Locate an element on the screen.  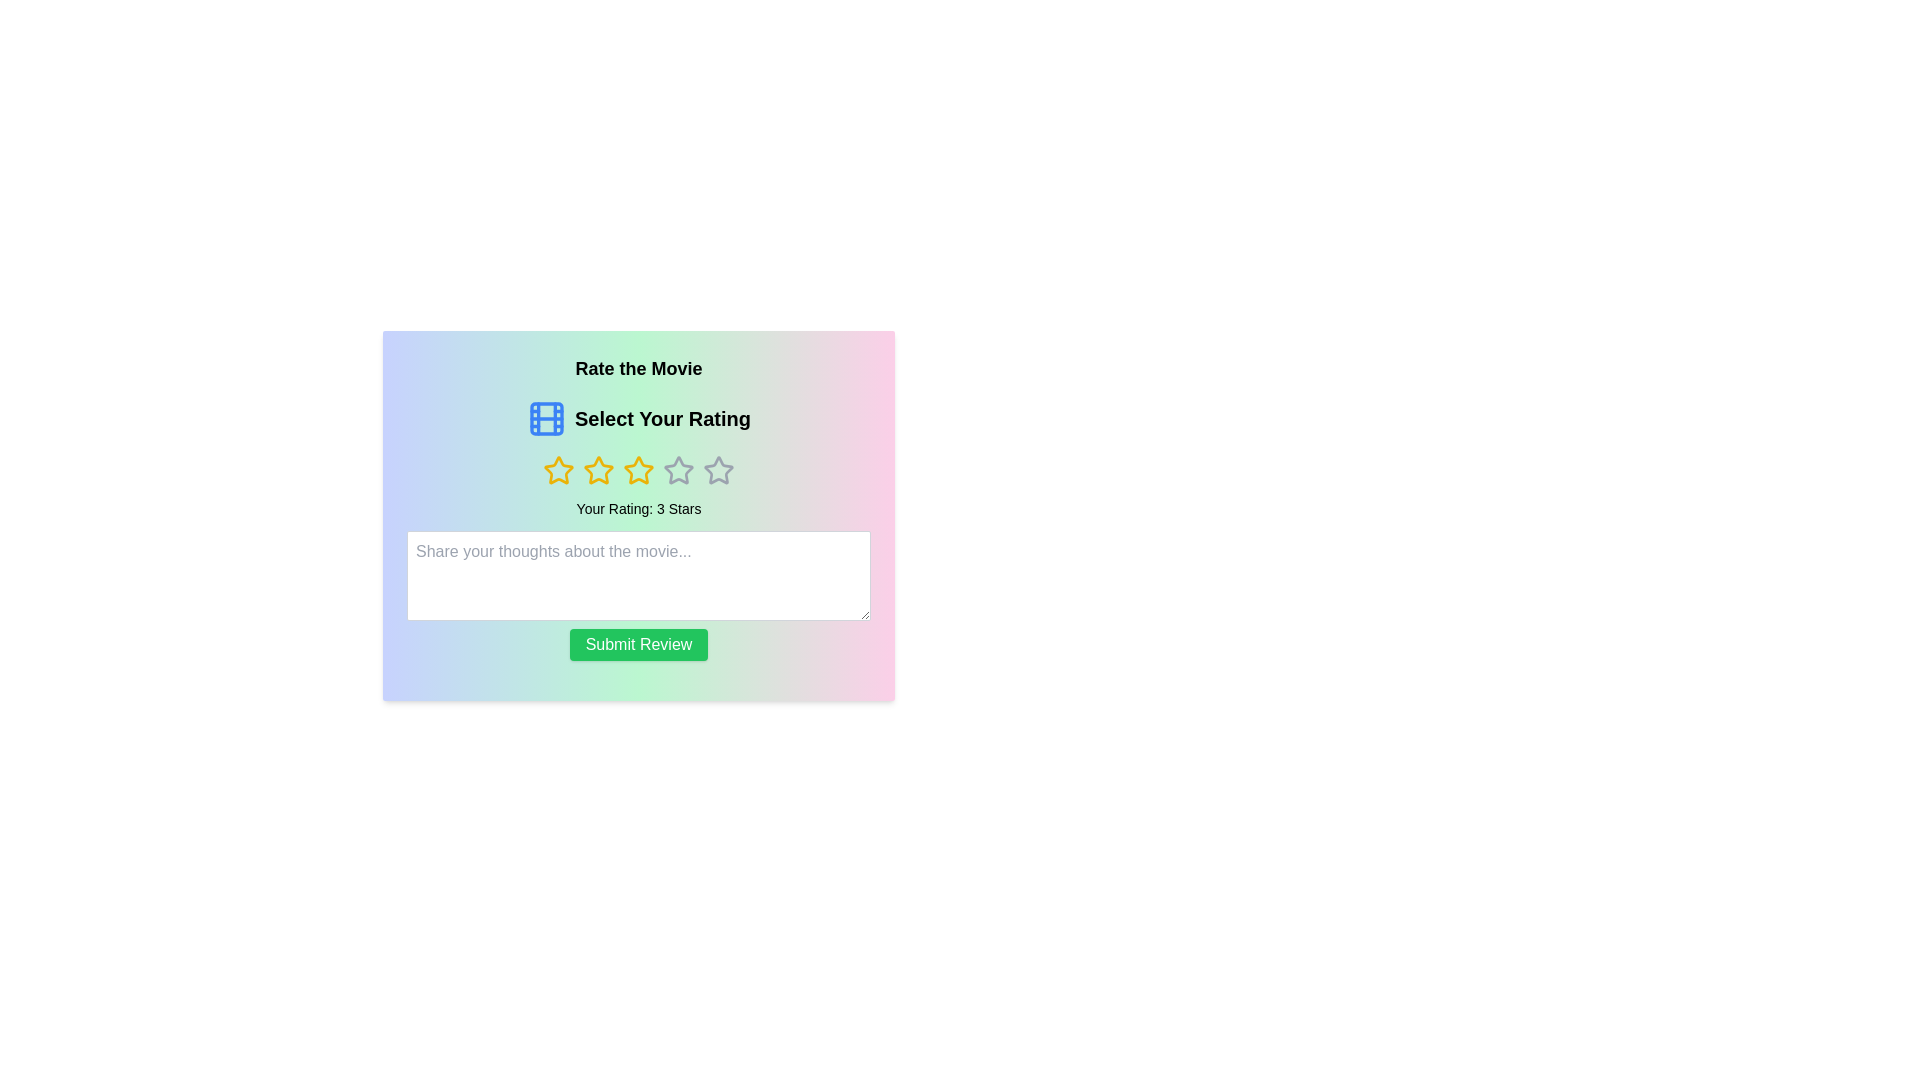
the text label that displays 'Your Rating: 3 Stars', which is centrally aligned below the star icons and above the multiline text input box is located at coordinates (637, 508).